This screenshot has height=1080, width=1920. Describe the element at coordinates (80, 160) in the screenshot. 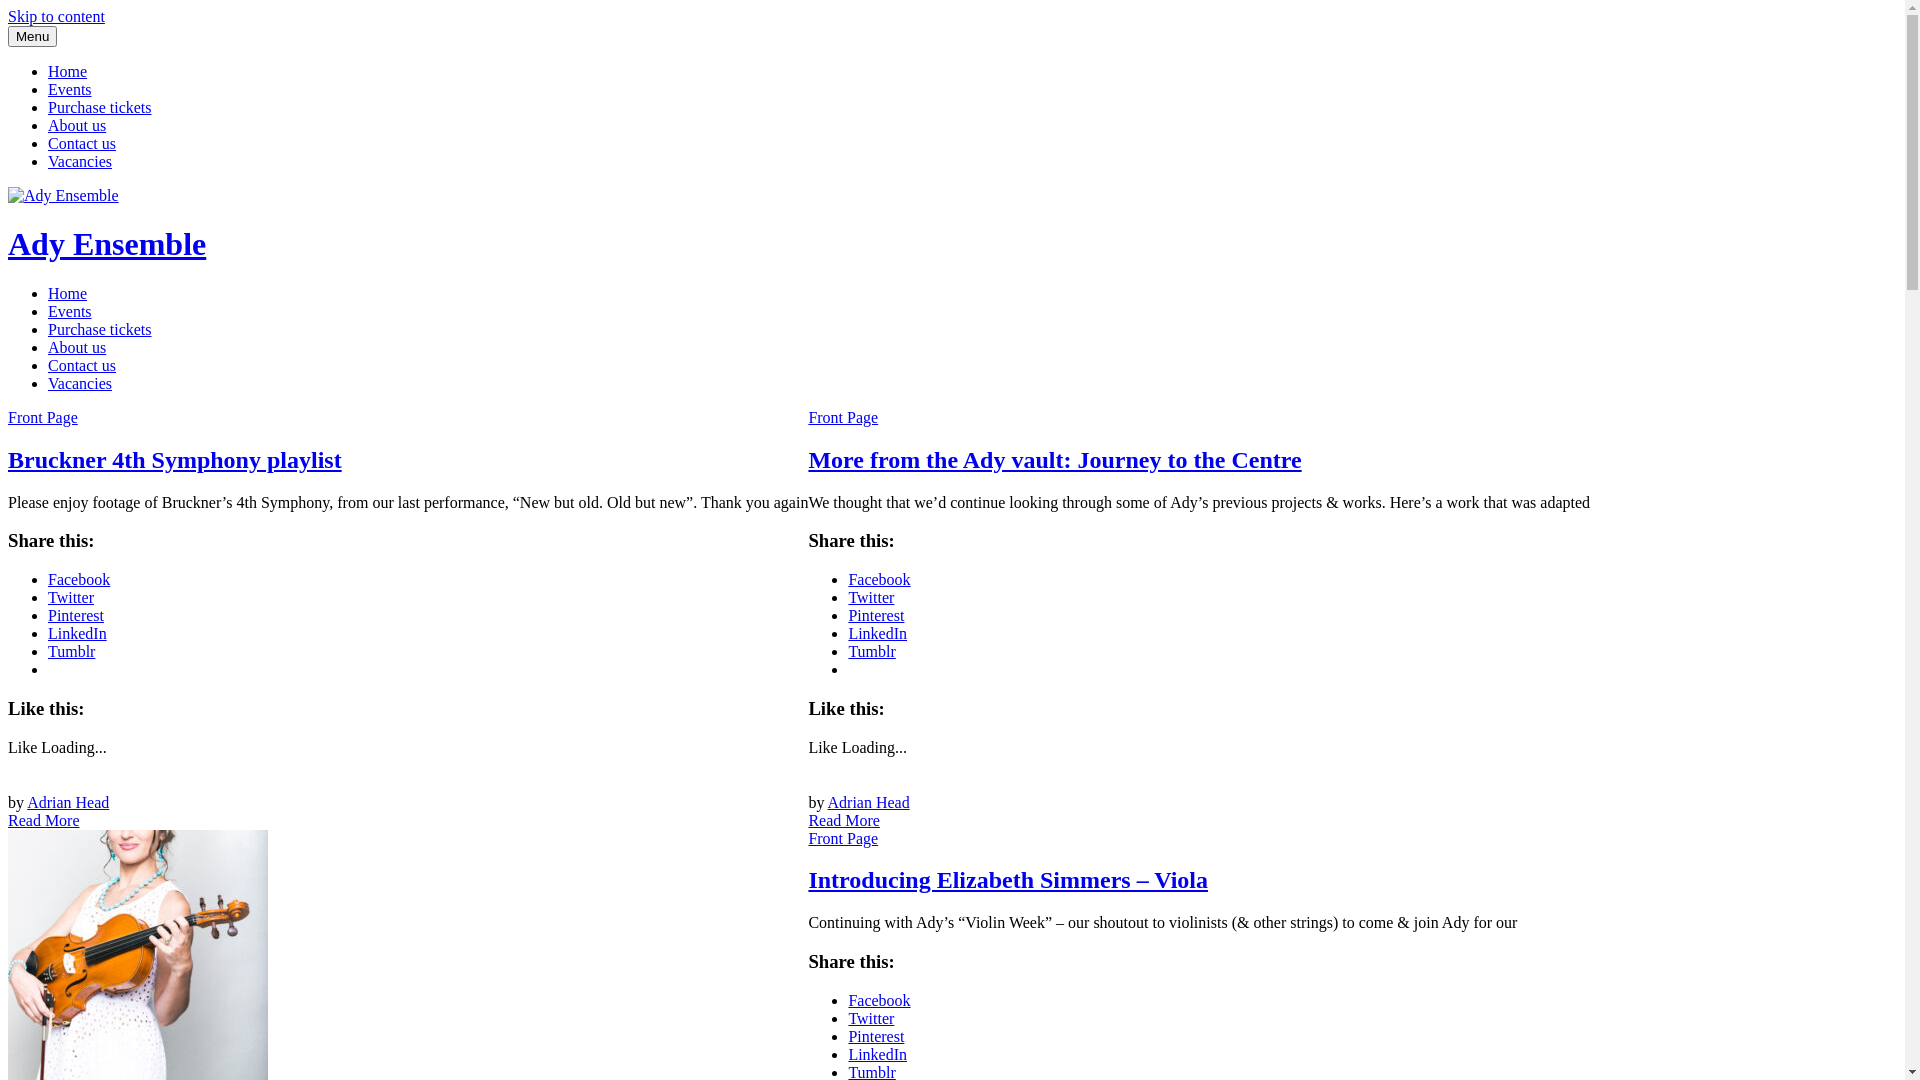

I see `'Vacancies'` at that location.